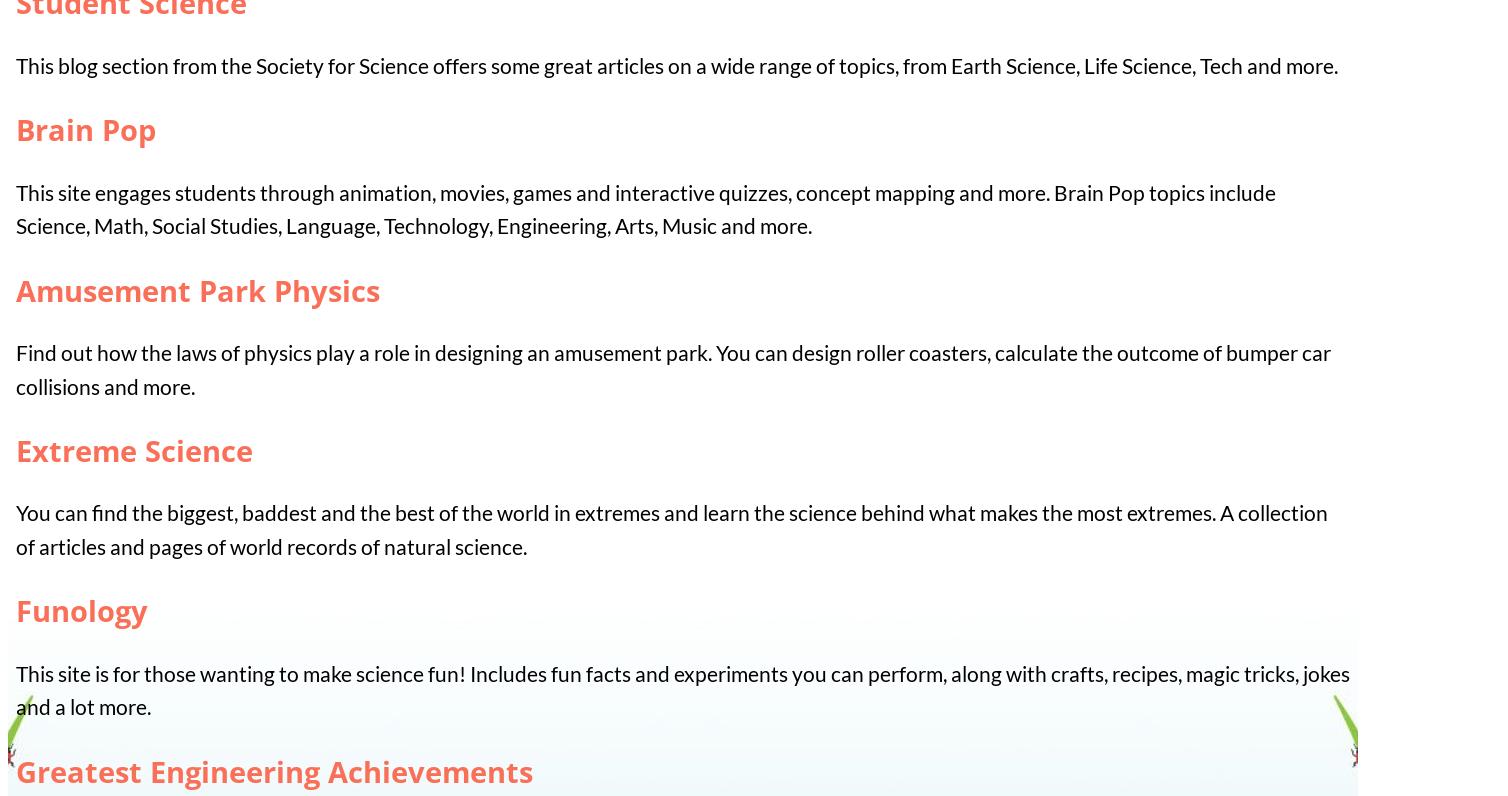 The height and width of the screenshot is (796, 1508). I want to click on 'You can find the biggest, baddest and the best of the world in extremes and learn the science behind what makes the most extremes.  A collection of articles and pages of world records of natural science.', so click(670, 529).